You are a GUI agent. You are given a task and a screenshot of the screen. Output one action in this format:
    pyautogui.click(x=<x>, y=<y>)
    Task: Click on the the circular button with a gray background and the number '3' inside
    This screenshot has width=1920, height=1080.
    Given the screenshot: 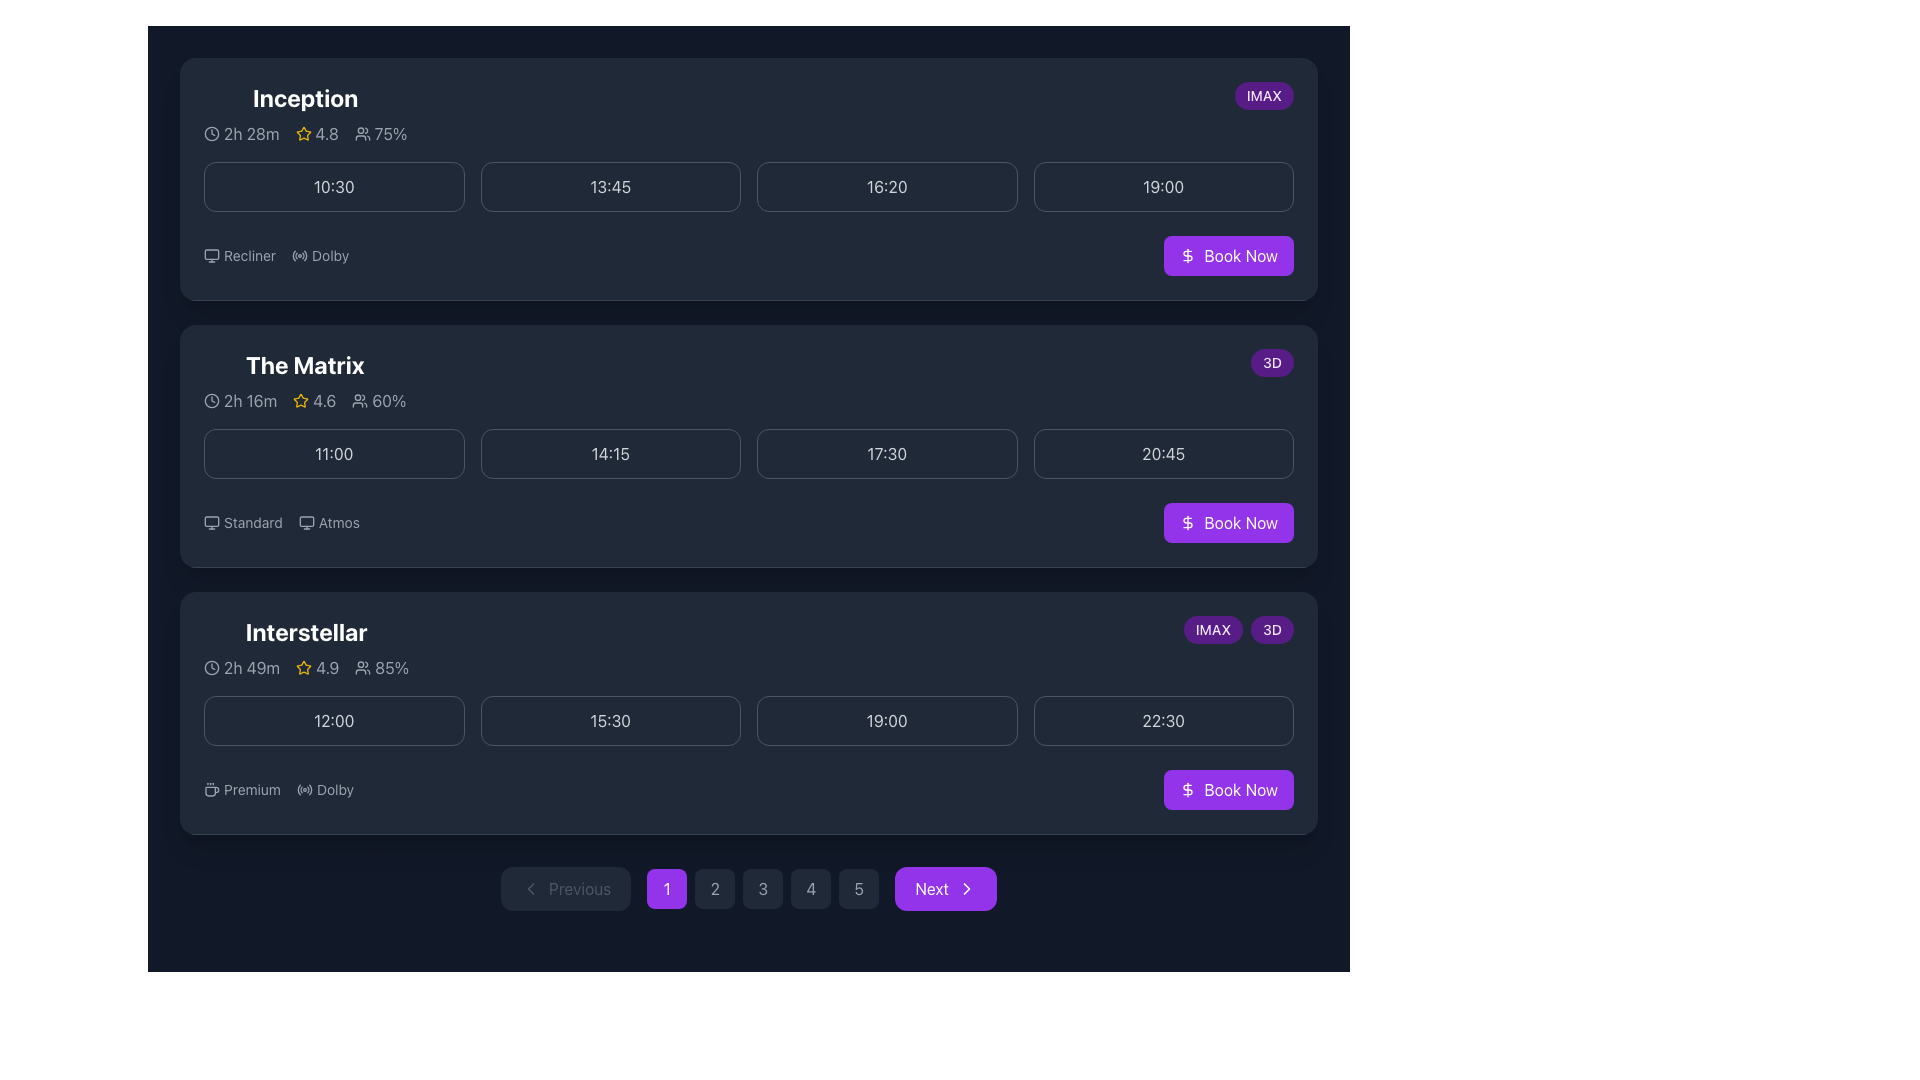 What is the action you would take?
    pyautogui.click(x=762, y=887)
    